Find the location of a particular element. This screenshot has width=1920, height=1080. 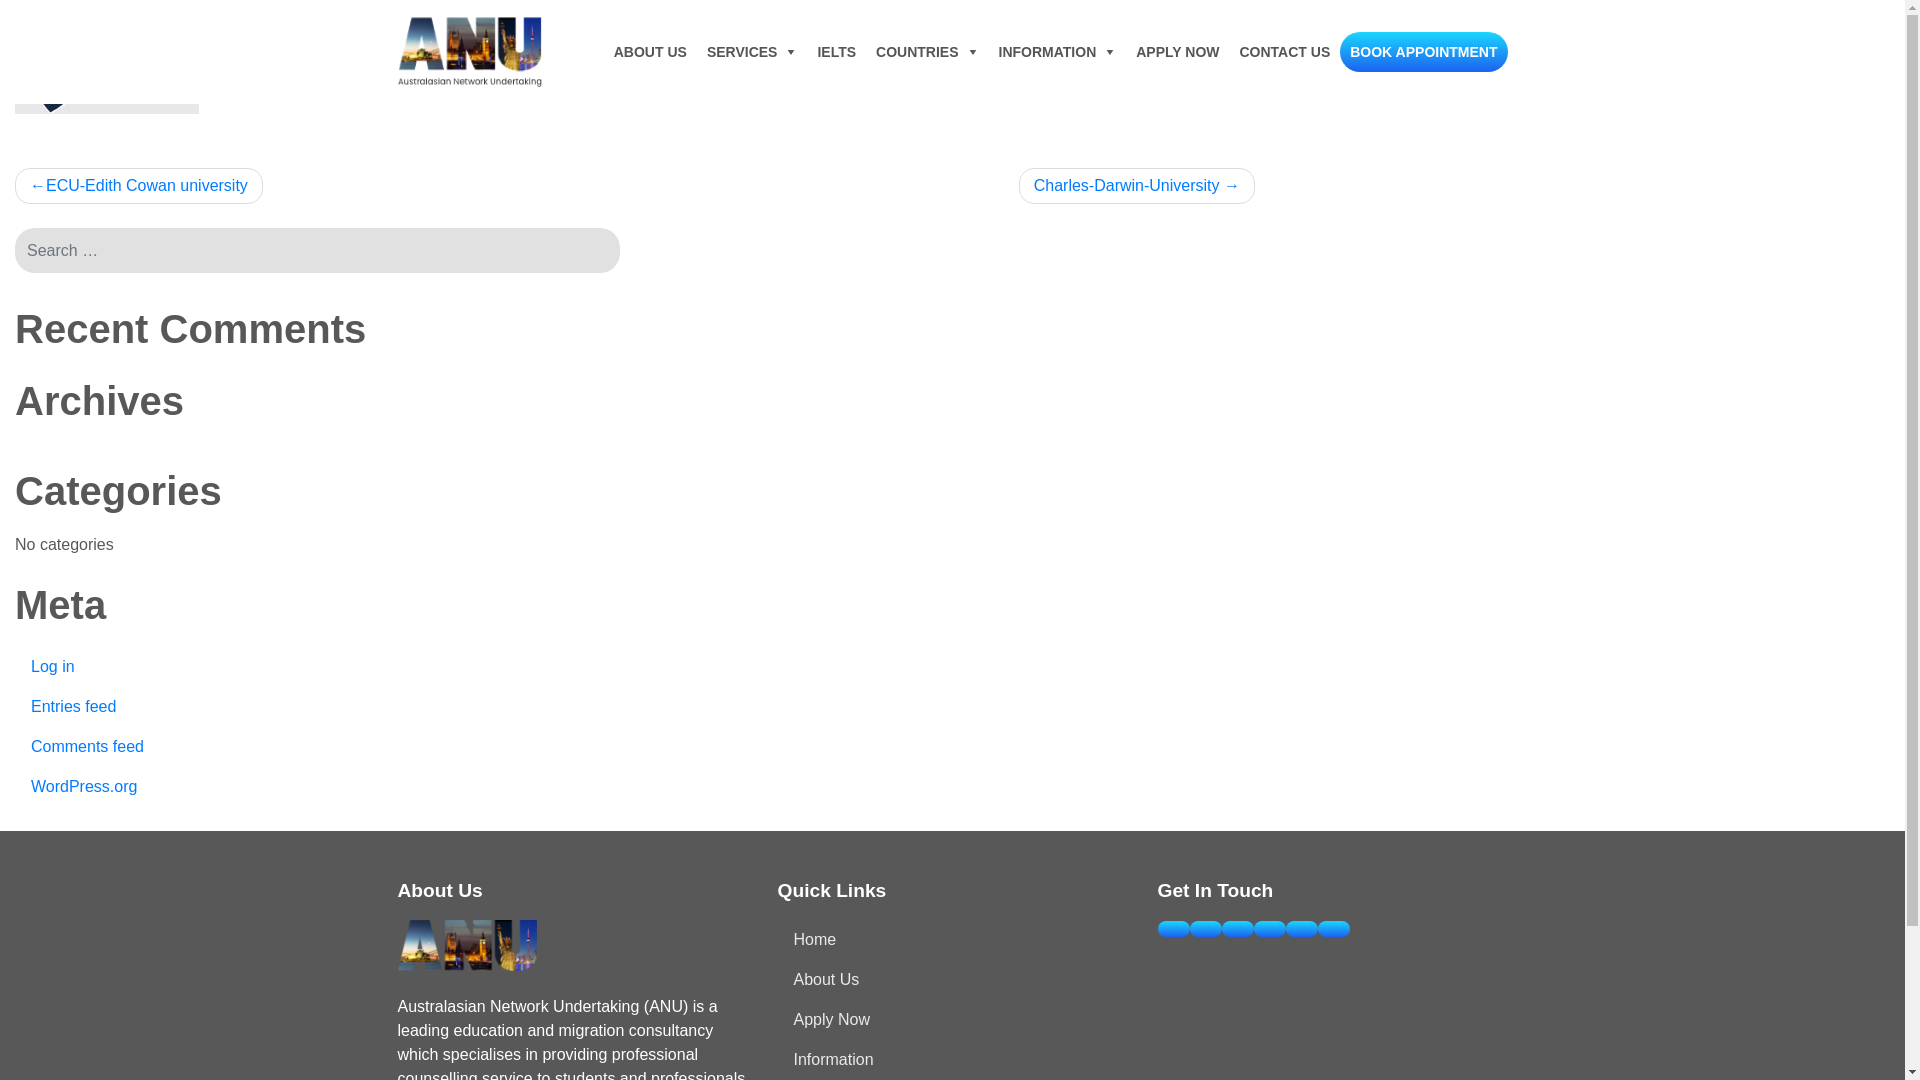

'COUNTRIES' is located at coordinates (865, 50).